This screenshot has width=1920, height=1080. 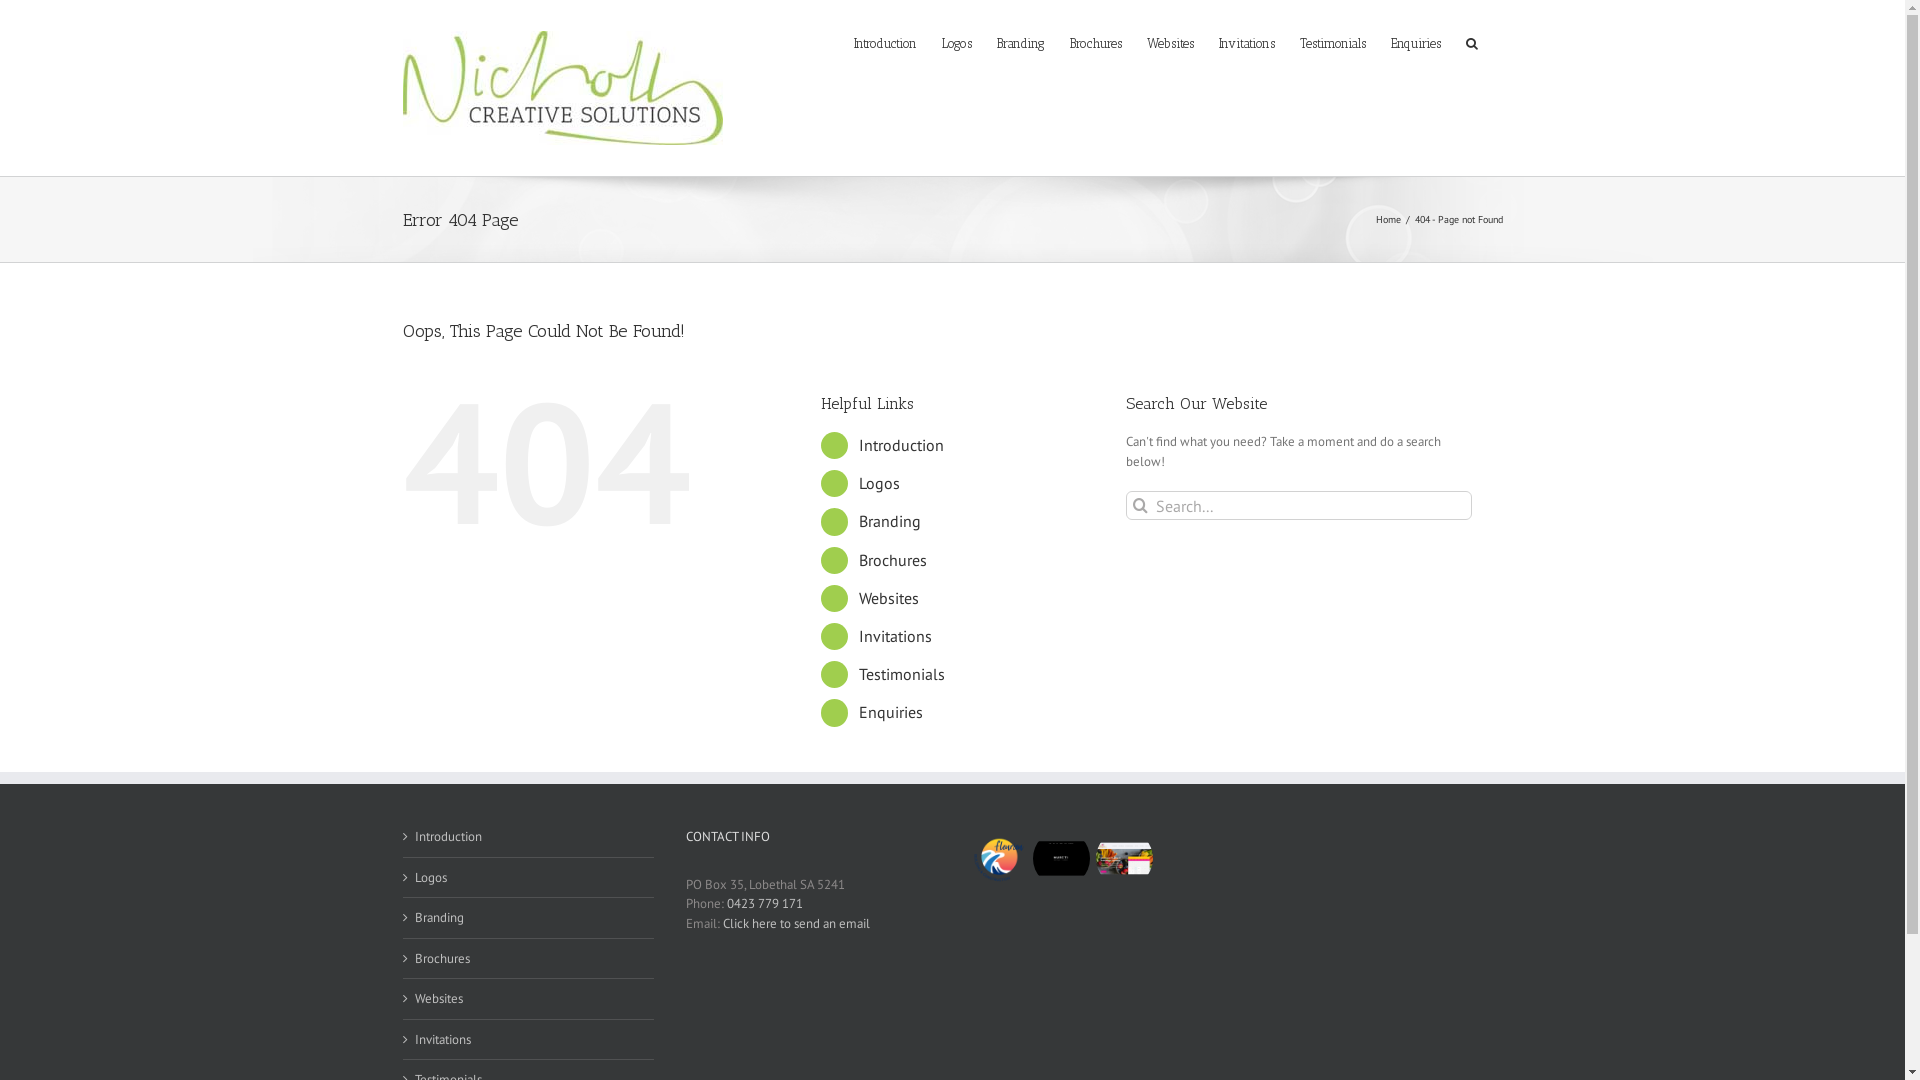 What do you see at coordinates (1389, 42) in the screenshot?
I see `'Enquiries'` at bounding box center [1389, 42].